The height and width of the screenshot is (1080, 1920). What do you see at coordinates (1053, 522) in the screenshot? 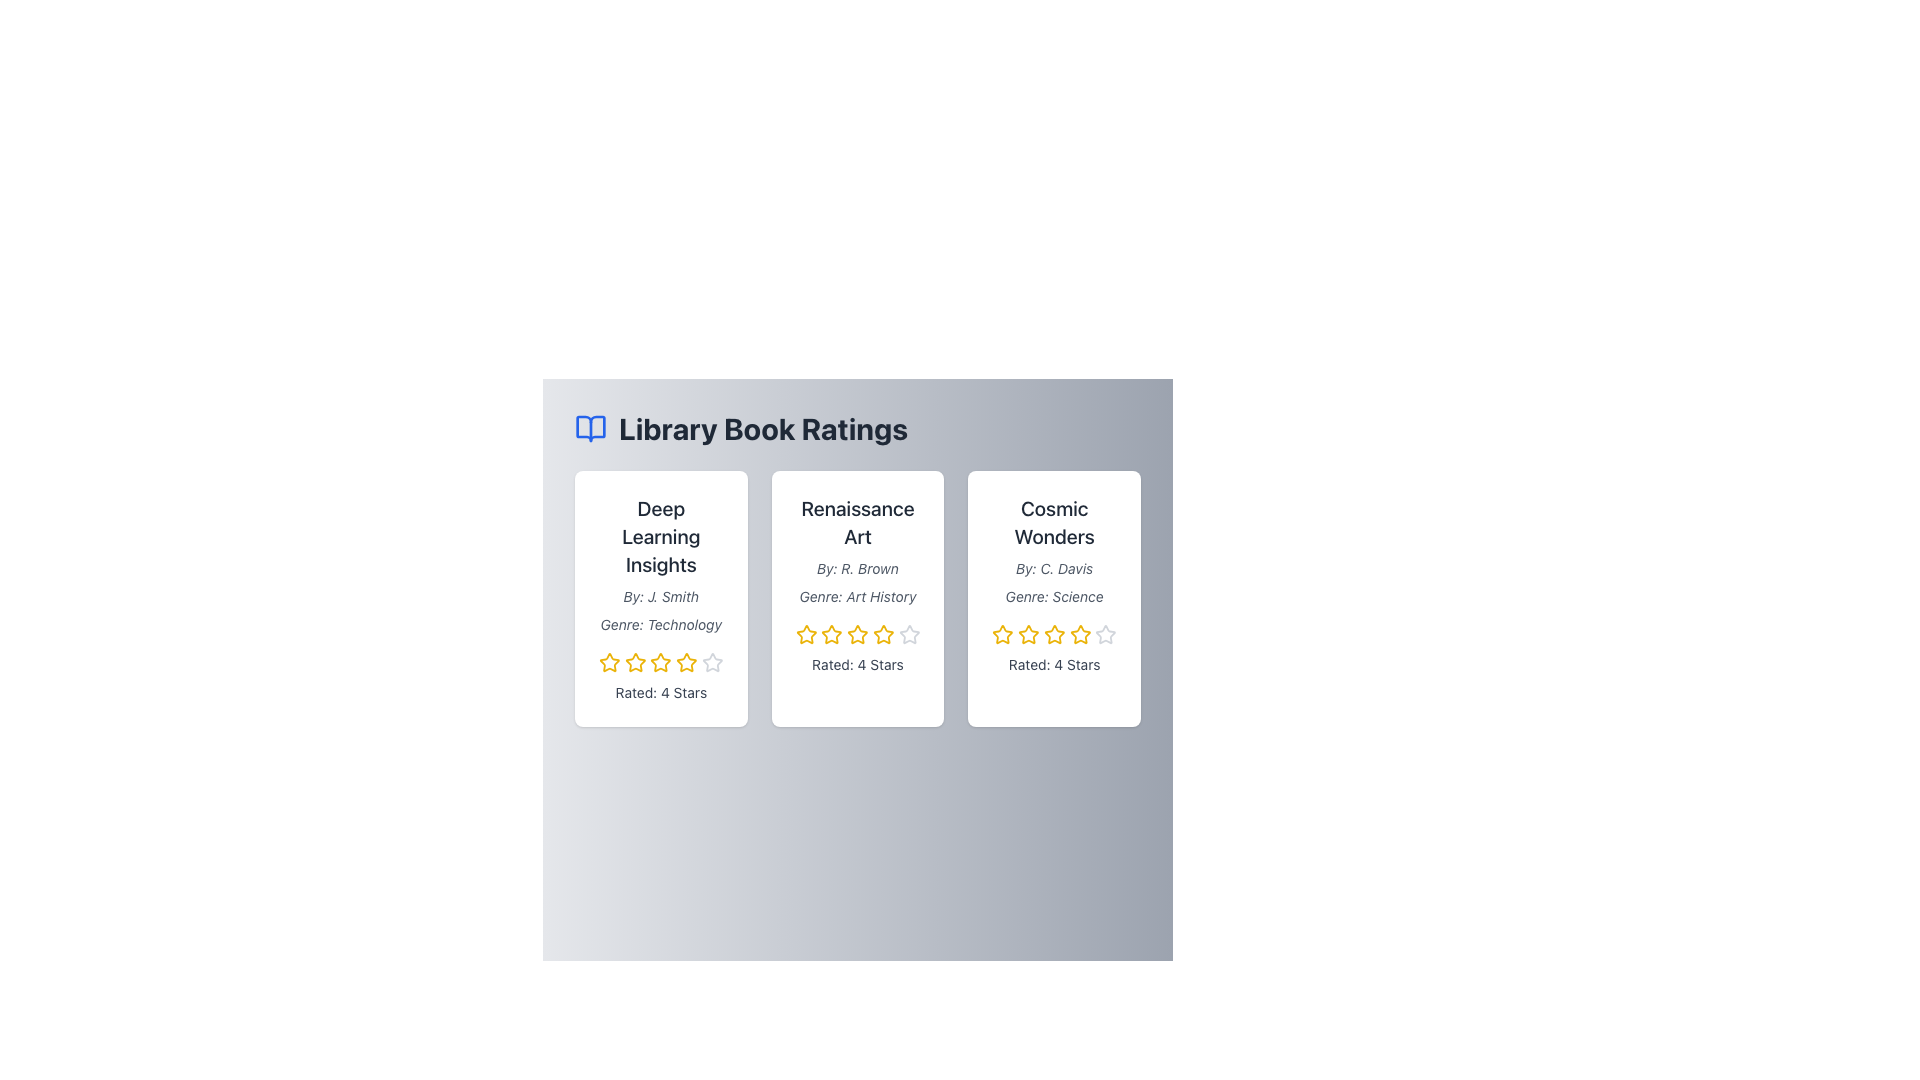
I see `the text label displaying 'Cosmic Wonders', which is styled in bold, large font and located at the top-center of the card about the book` at bounding box center [1053, 522].